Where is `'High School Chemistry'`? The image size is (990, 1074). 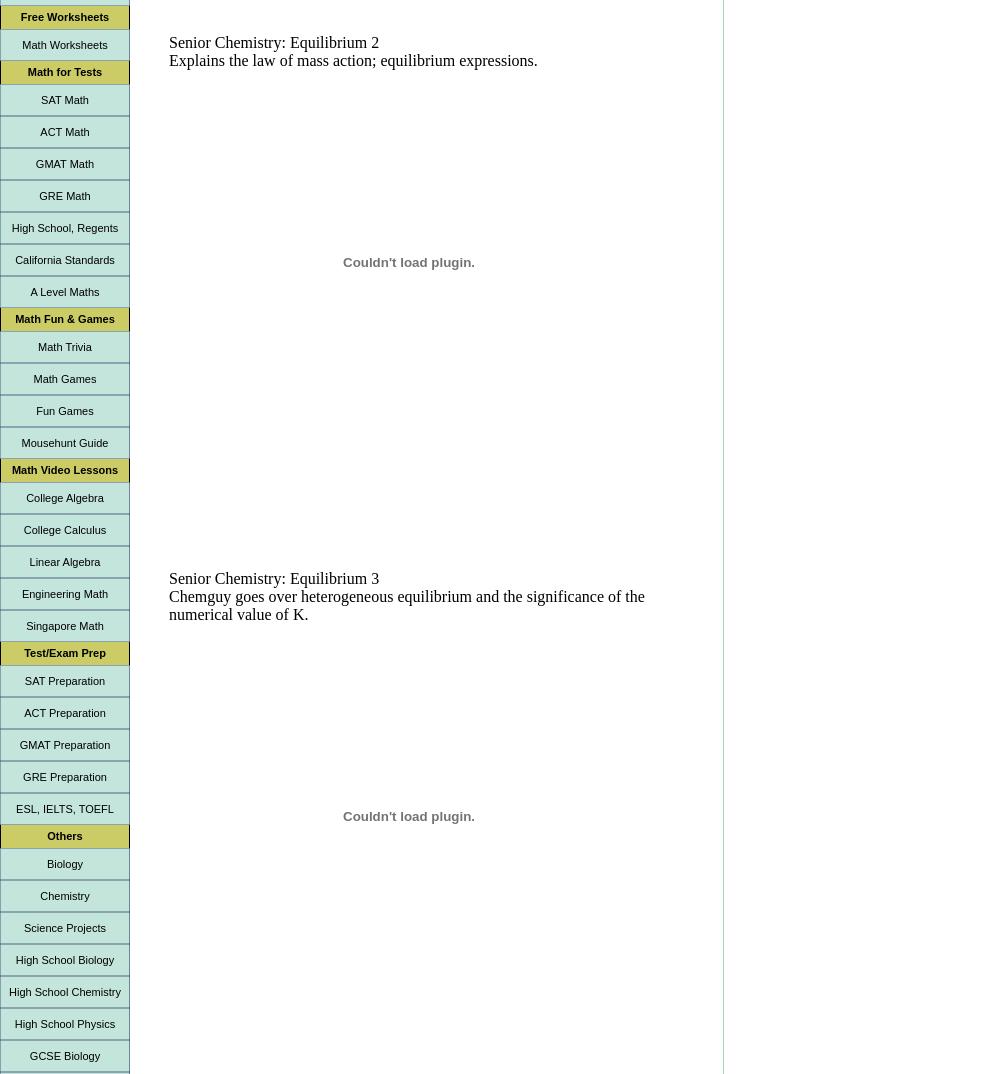 'High School Chemistry' is located at coordinates (64, 990).